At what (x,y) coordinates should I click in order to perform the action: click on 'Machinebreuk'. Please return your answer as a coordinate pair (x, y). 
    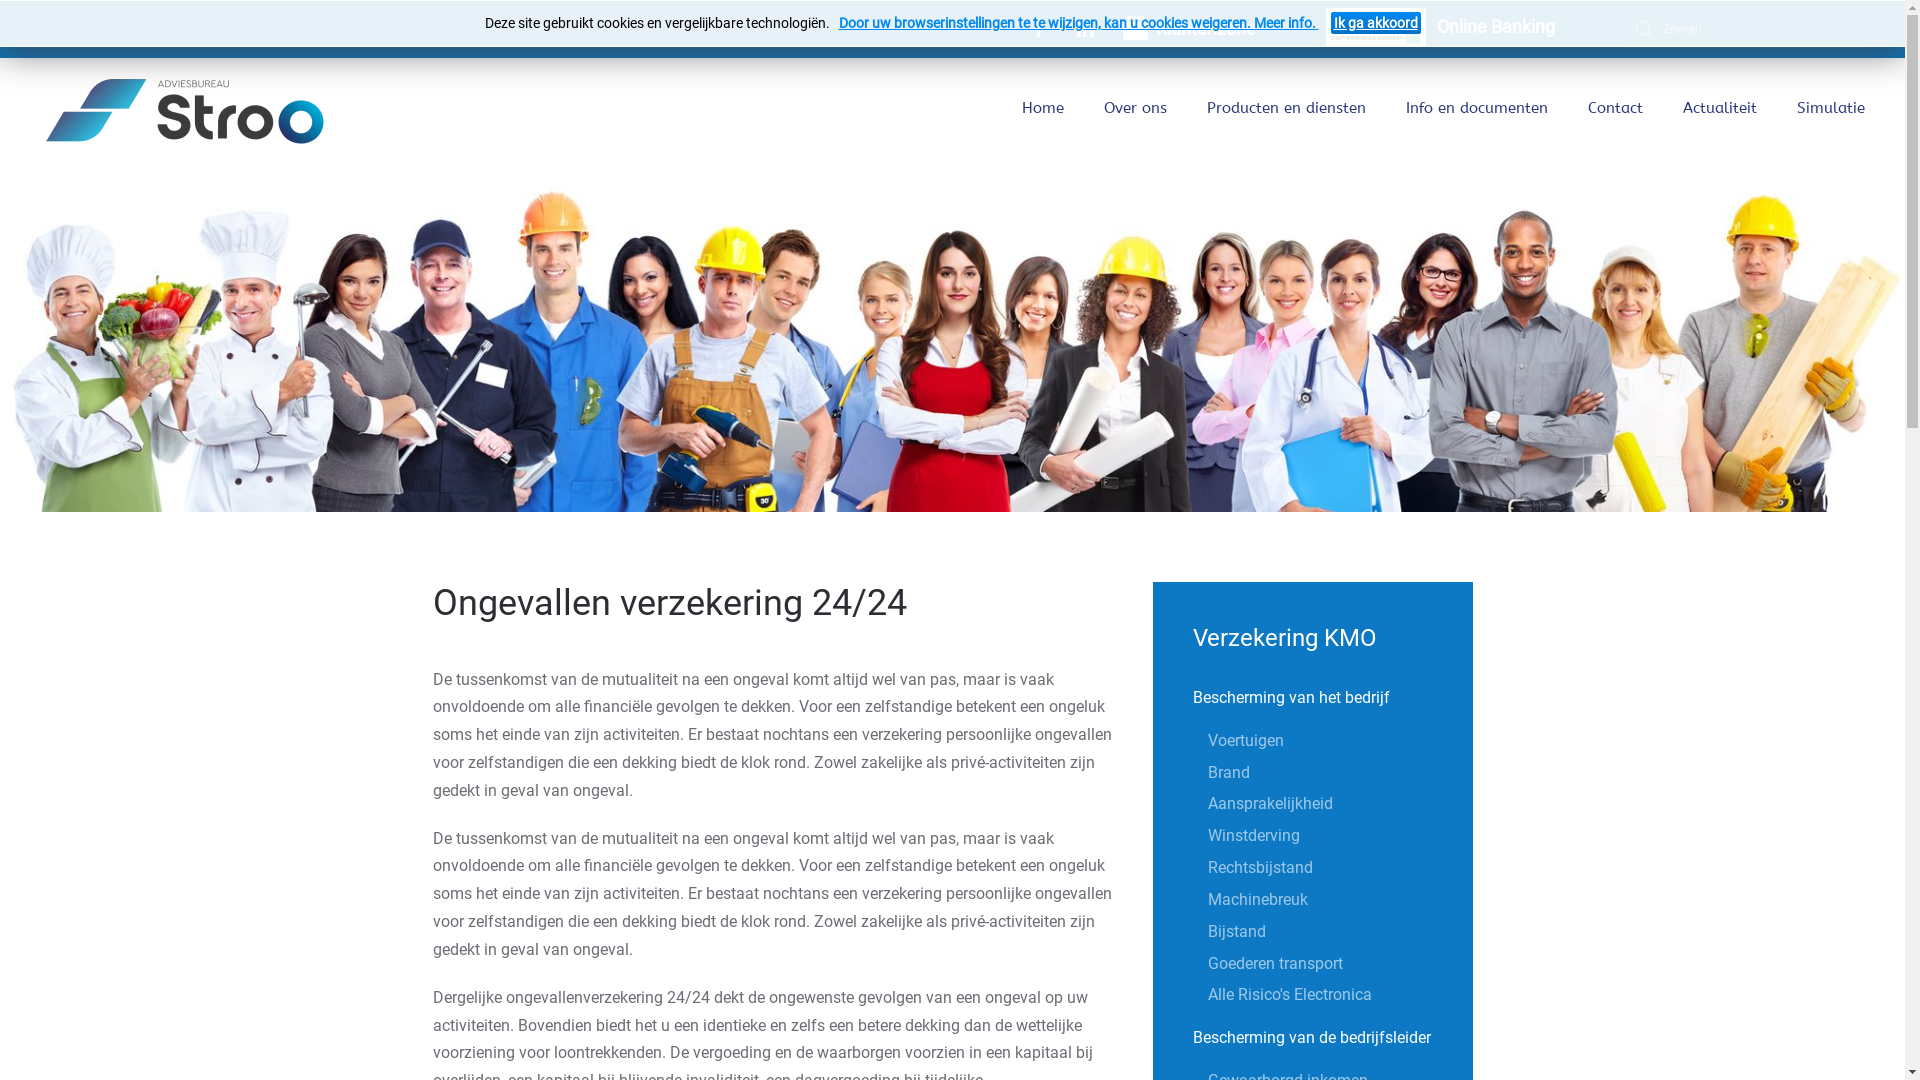
    Looking at the image, I should click on (1207, 898).